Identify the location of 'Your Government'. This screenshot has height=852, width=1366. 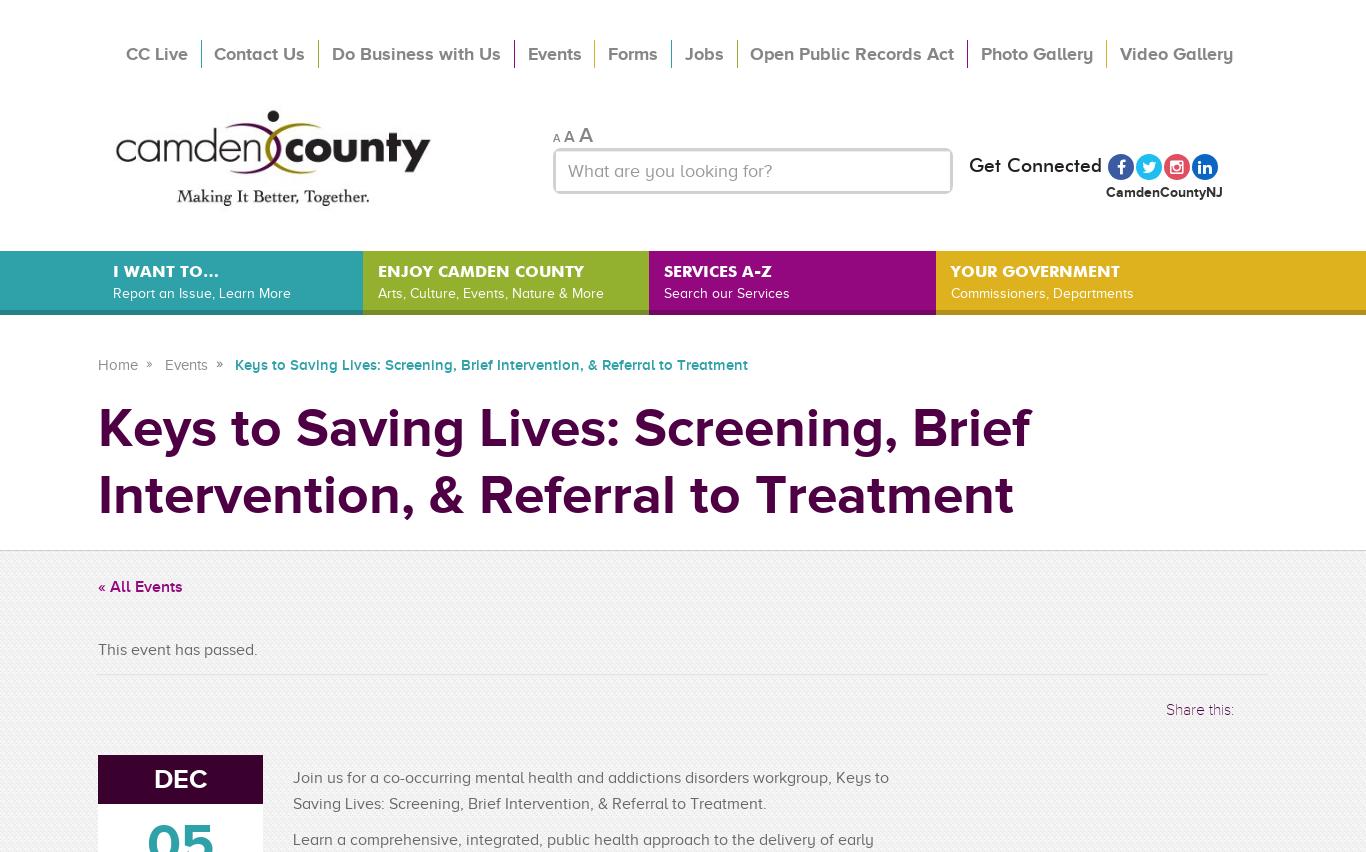
(1034, 270).